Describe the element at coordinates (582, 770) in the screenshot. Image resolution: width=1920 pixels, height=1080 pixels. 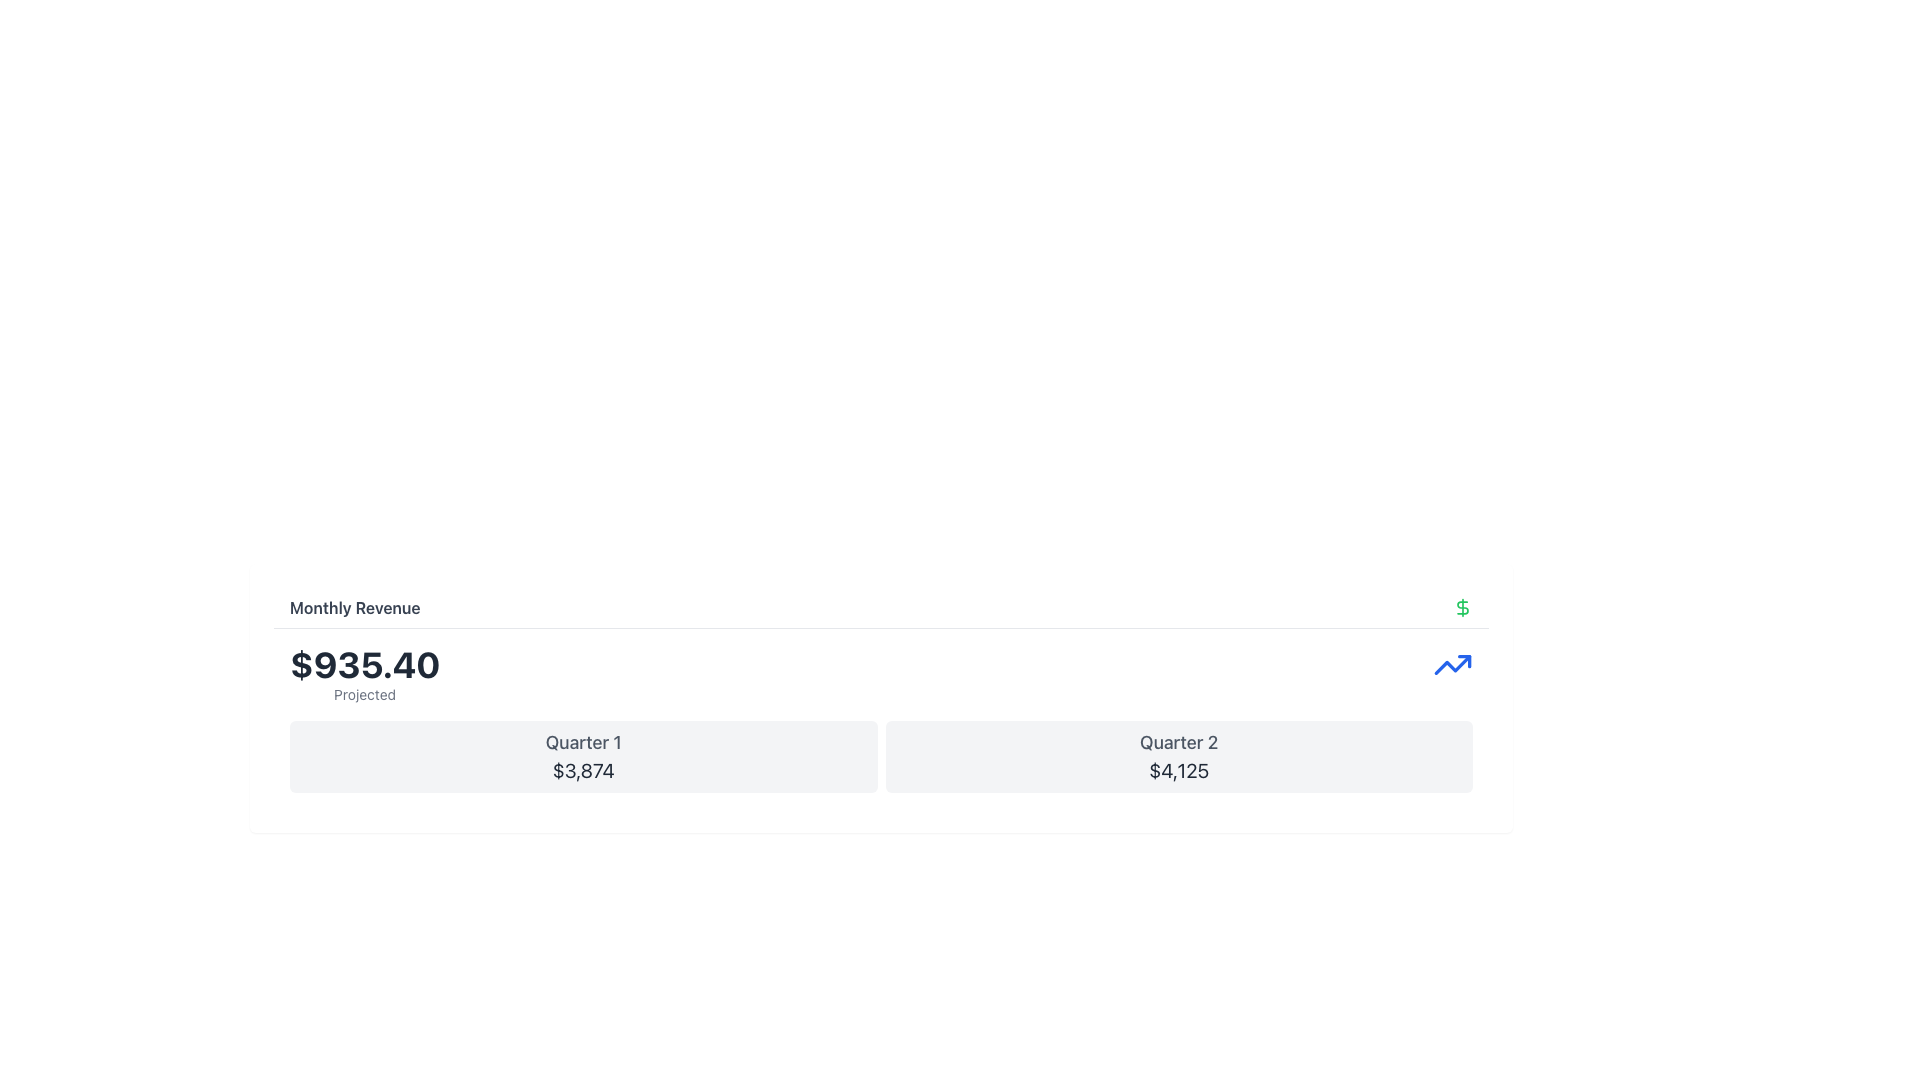
I see `the text label displaying the value '$3,874' that is positioned below 'Quarter 1' in a card-like section` at that location.